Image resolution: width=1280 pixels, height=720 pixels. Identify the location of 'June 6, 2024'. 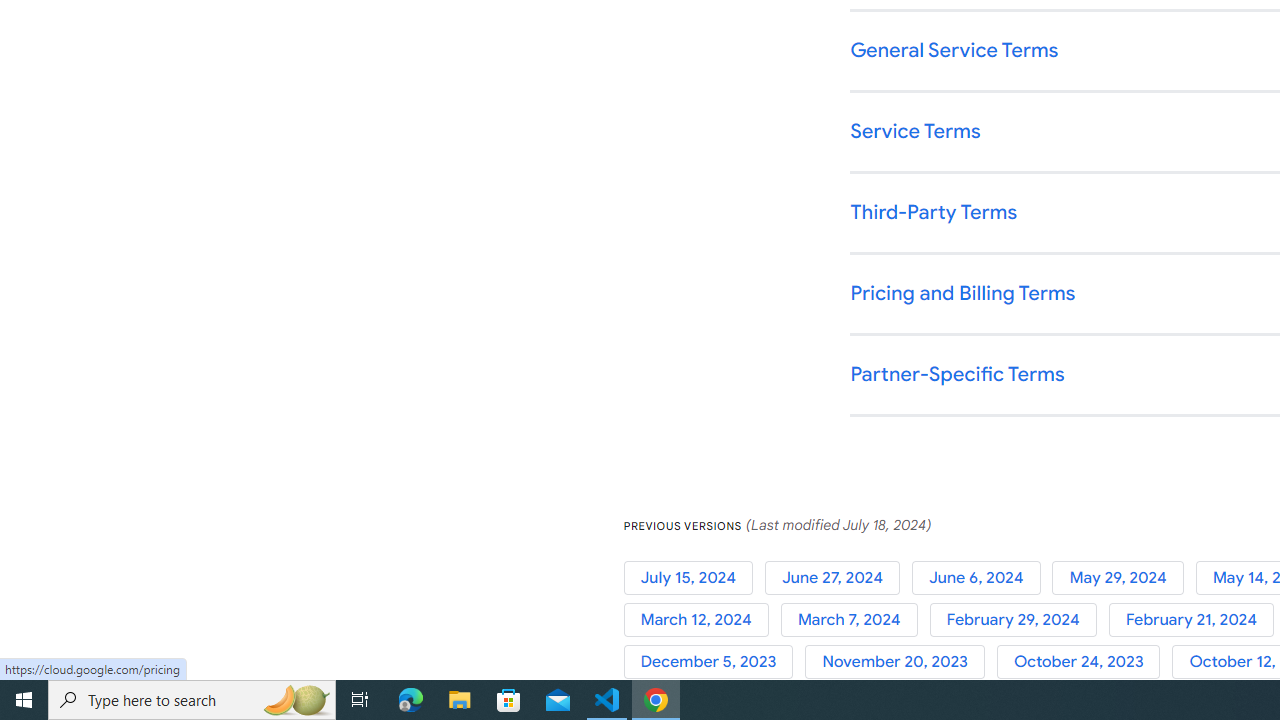
(982, 577).